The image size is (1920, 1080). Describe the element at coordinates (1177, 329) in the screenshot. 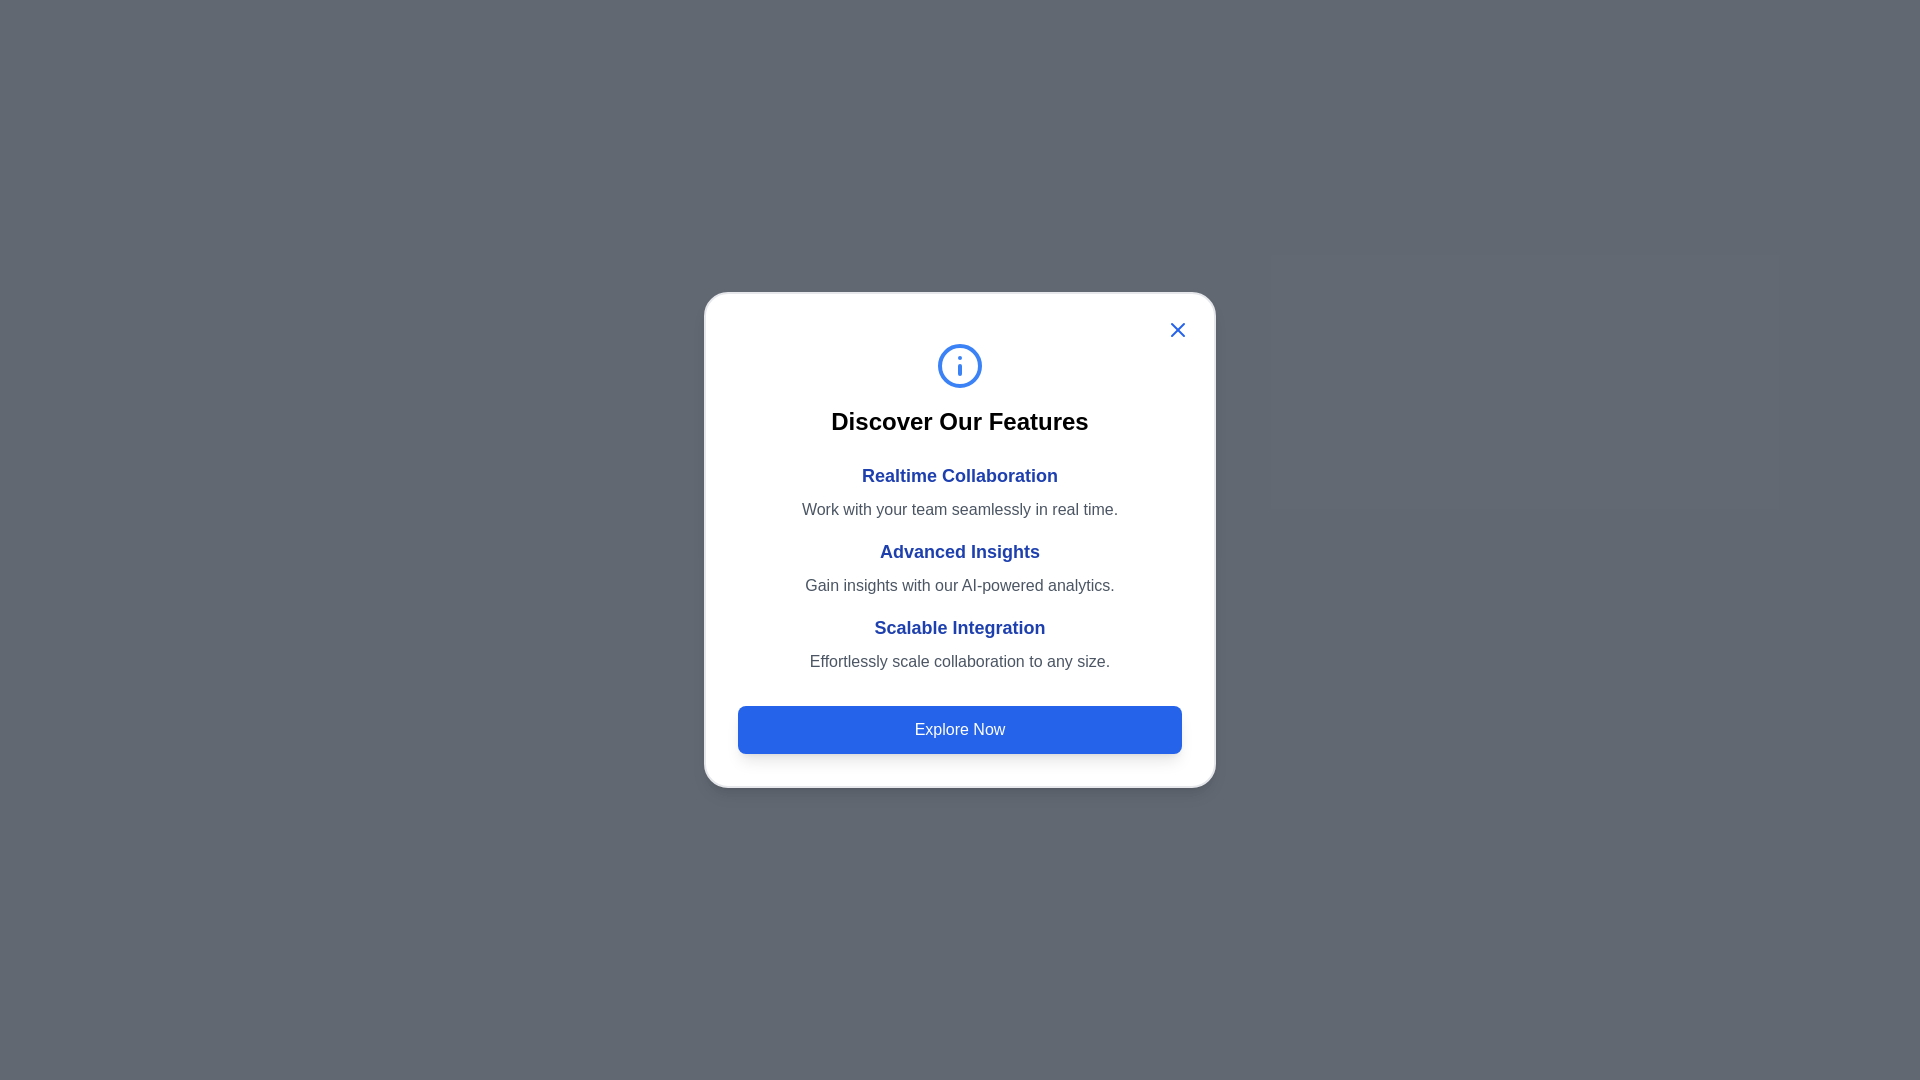

I see `the close button located at the top-right corner of the panel` at that location.